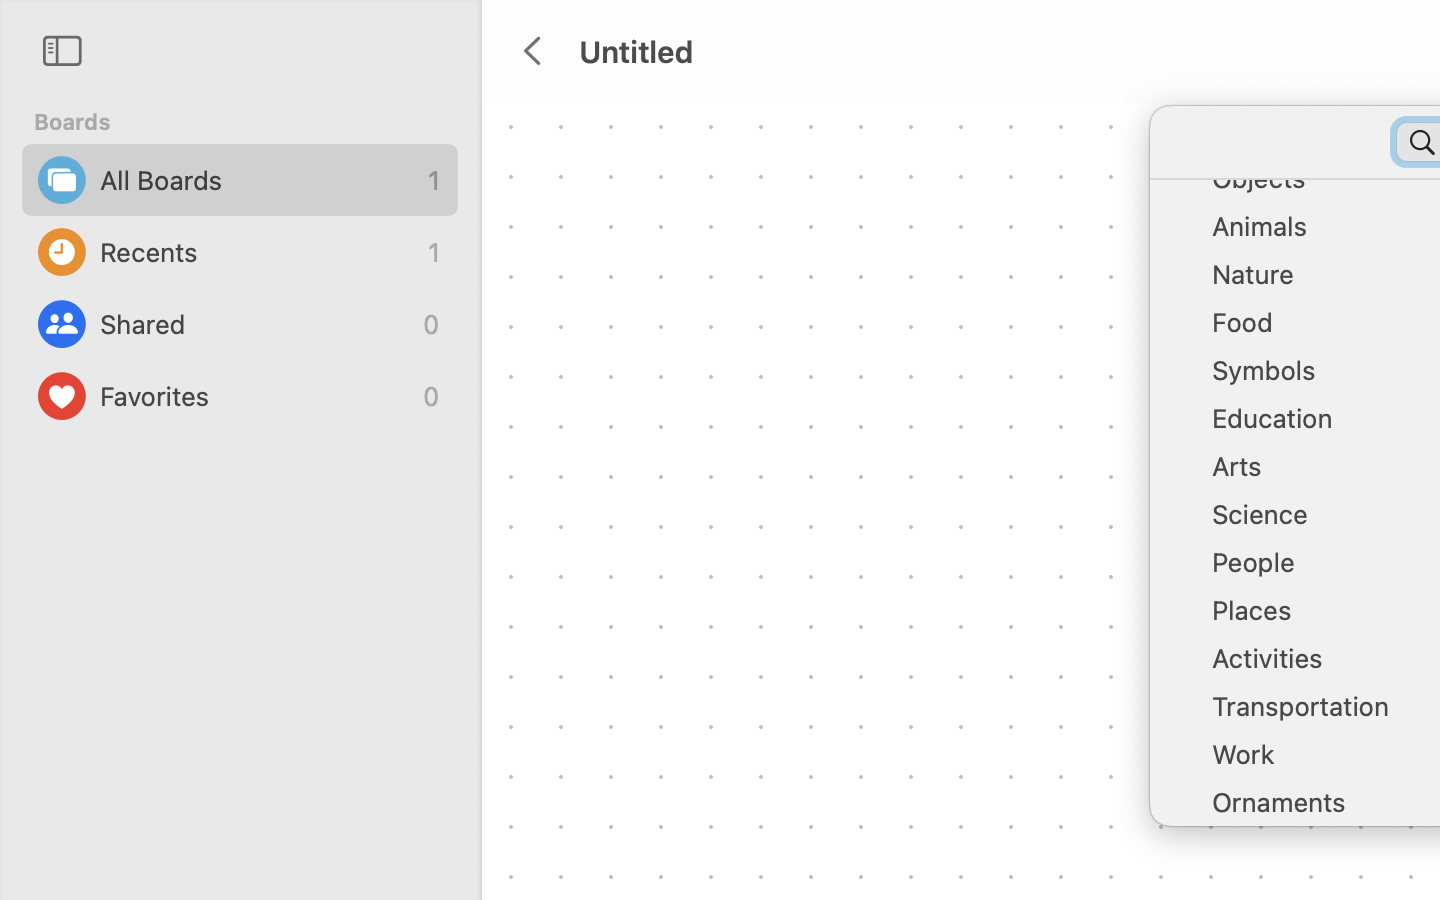  I want to click on 'Work', so click(1320, 761).